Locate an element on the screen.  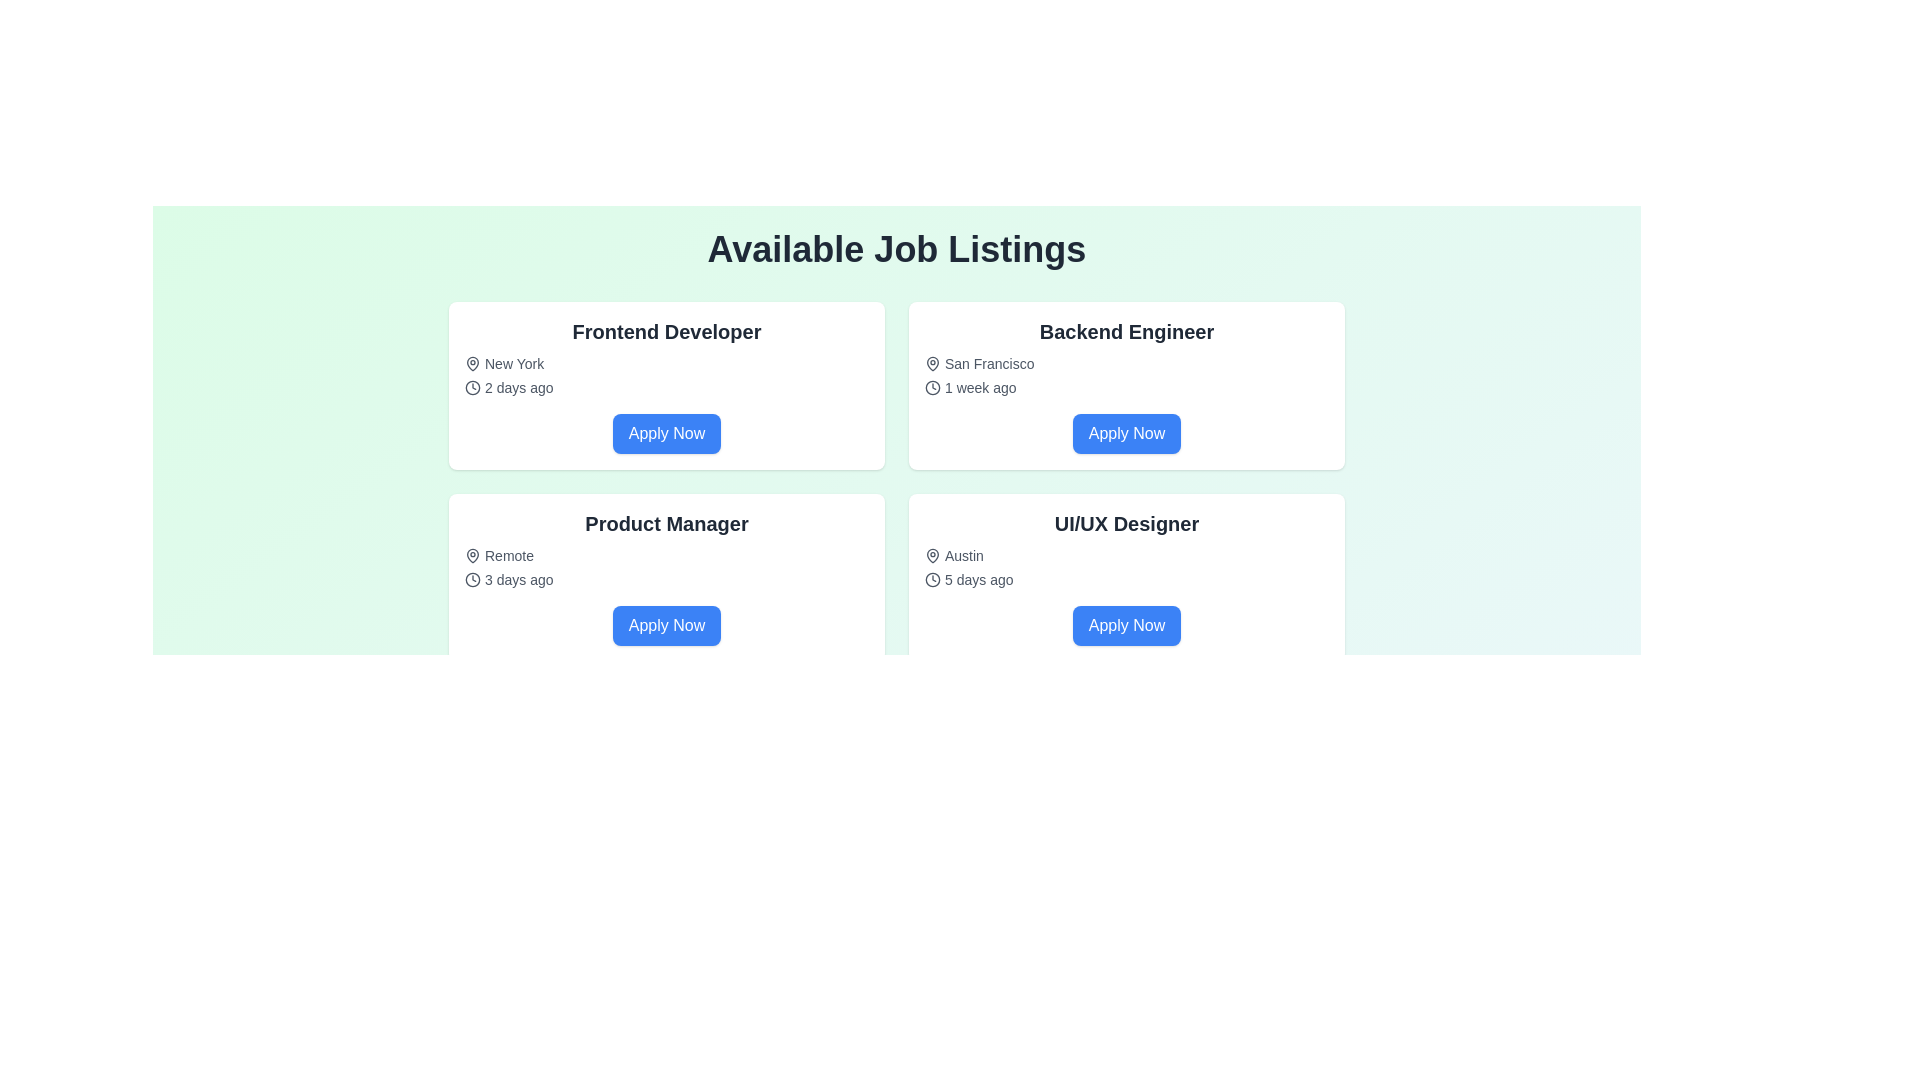
the outer circular boundary of the clock icon in the 'Frontend Developer' job card is located at coordinates (472, 388).